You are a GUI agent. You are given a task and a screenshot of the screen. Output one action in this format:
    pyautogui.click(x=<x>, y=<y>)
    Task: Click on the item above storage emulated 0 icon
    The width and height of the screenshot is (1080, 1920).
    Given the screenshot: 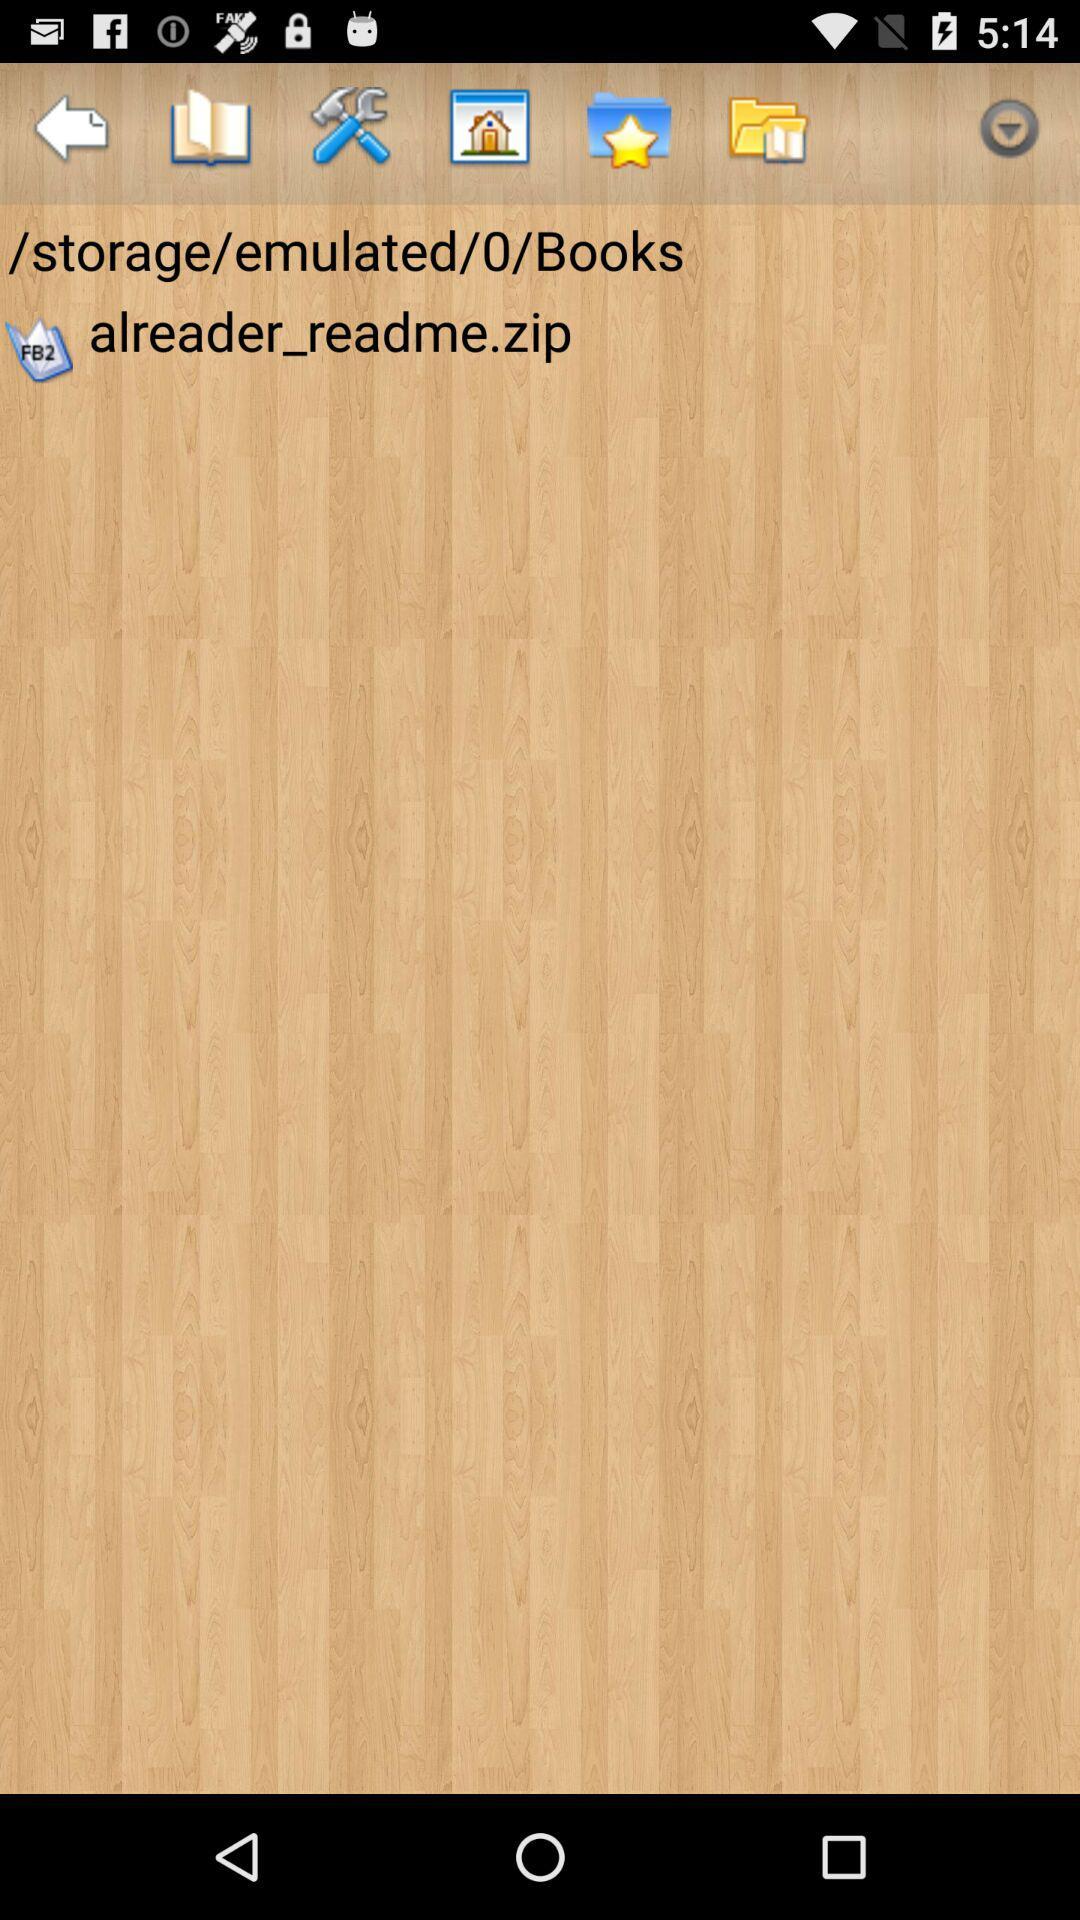 What is the action you would take?
    pyautogui.click(x=1009, y=132)
    